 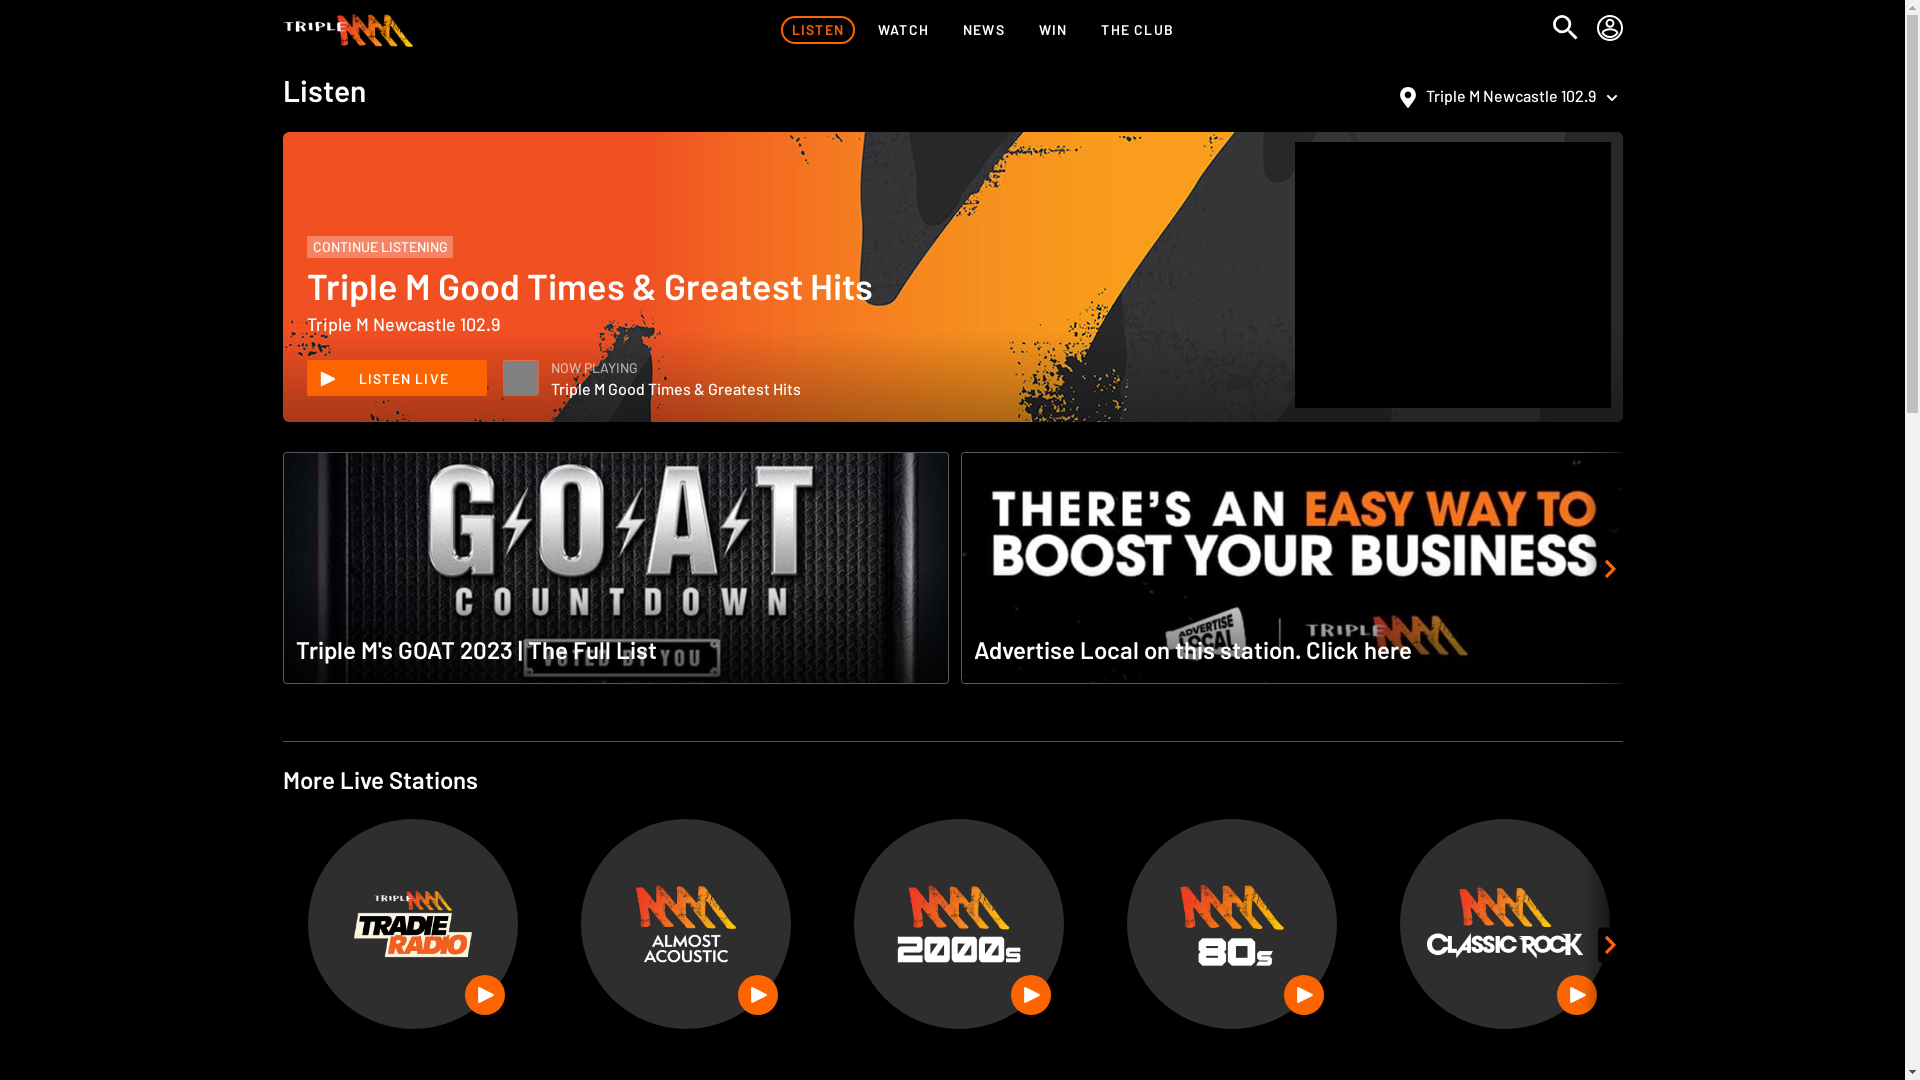 I want to click on 'Triple M's GOAT 2023 | The Full List', so click(x=613, y=569).